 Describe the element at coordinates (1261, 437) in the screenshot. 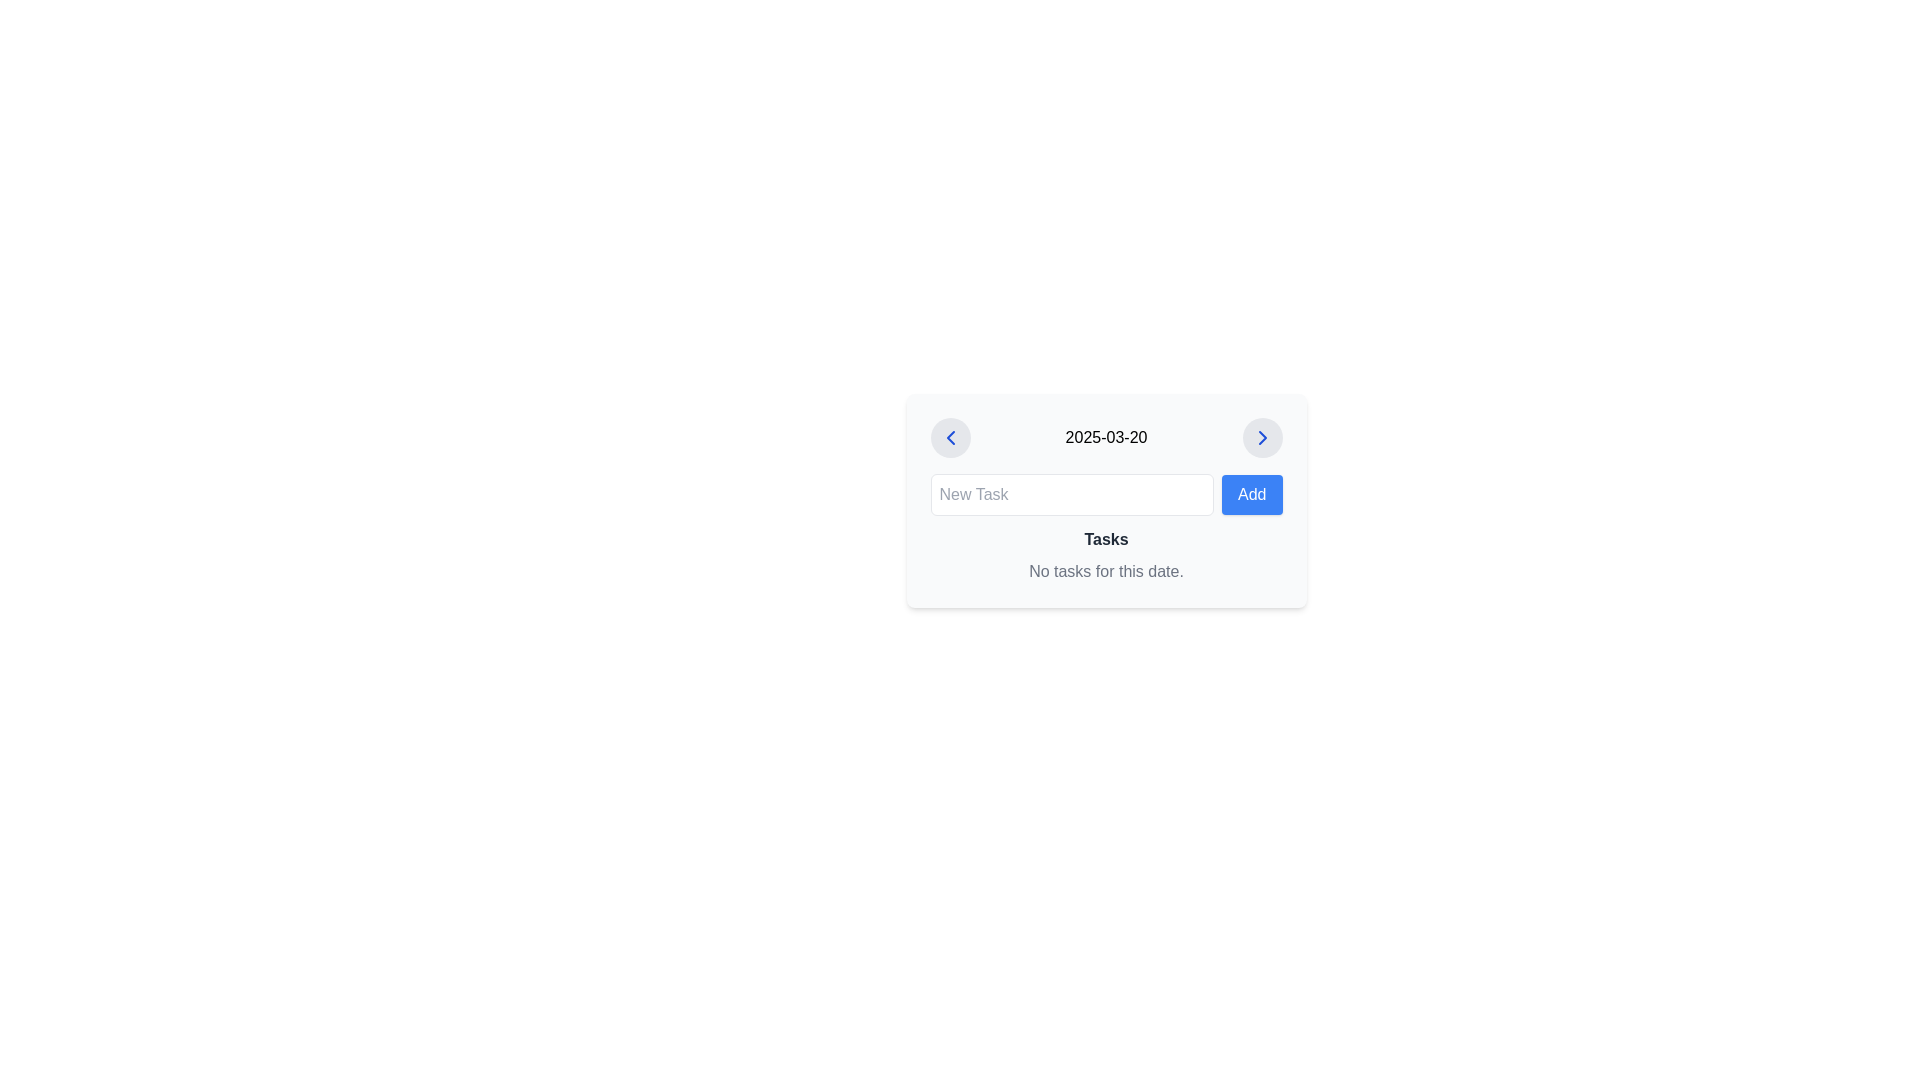

I see `the right-facing chevron icon within the circular button located in the upper-right corner of the card-like interface panel` at that location.